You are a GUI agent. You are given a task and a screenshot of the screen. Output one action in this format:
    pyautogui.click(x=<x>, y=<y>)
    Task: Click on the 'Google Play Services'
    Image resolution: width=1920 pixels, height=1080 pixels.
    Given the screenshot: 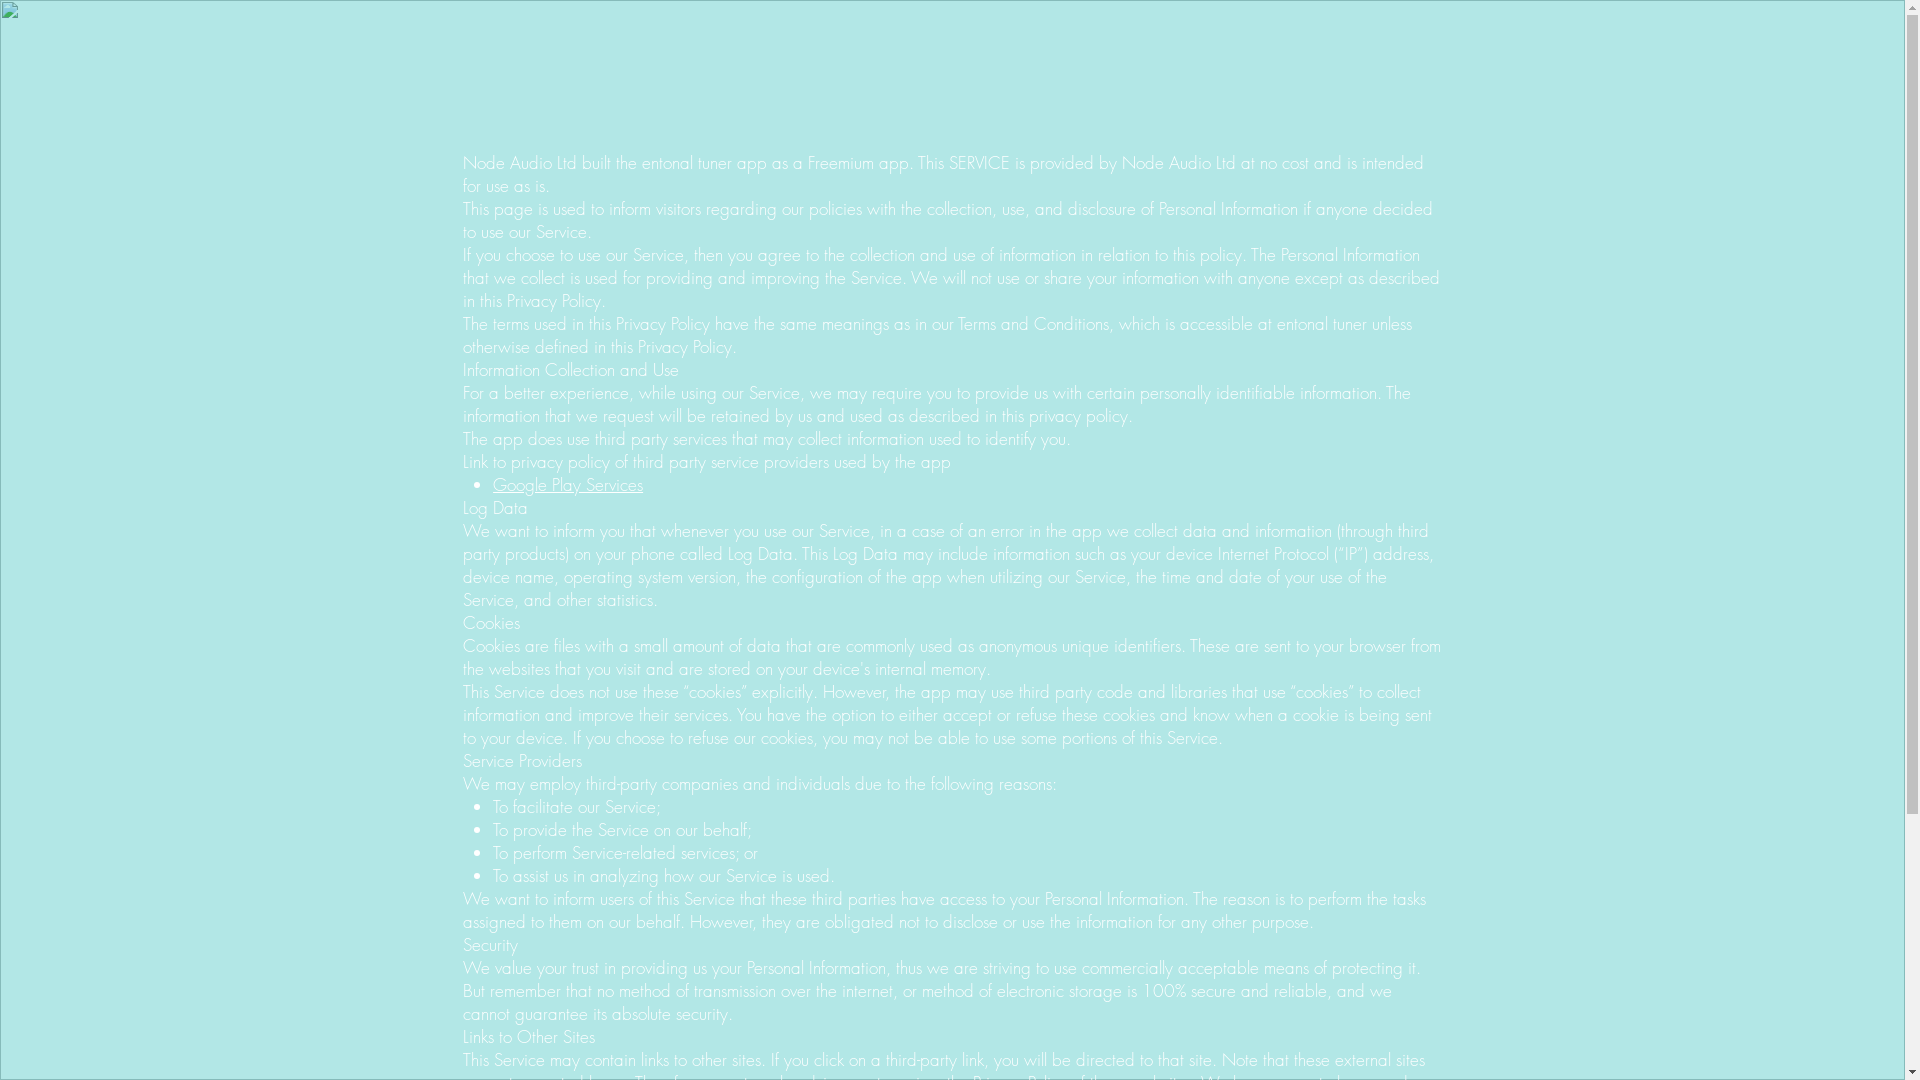 What is the action you would take?
    pyautogui.click(x=566, y=484)
    